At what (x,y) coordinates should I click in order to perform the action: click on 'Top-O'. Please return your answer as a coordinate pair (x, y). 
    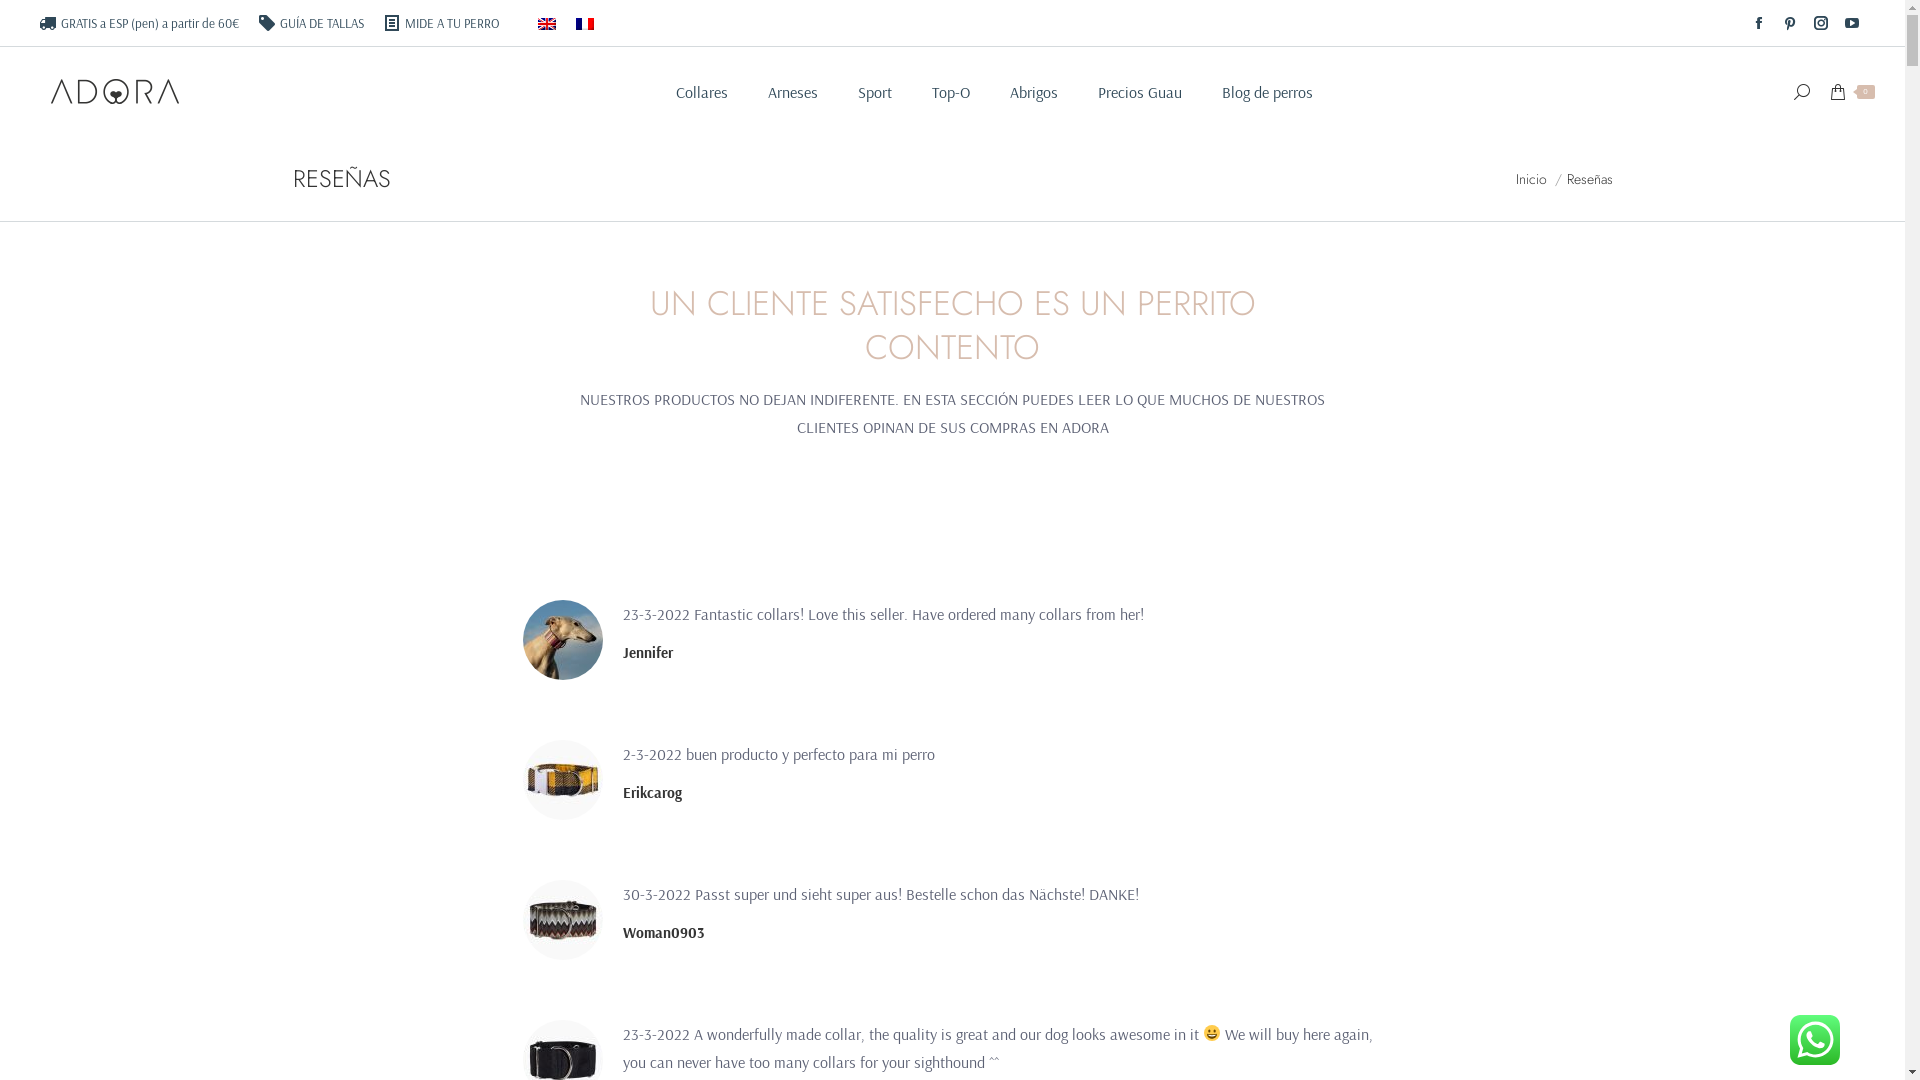
    Looking at the image, I should click on (930, 92).